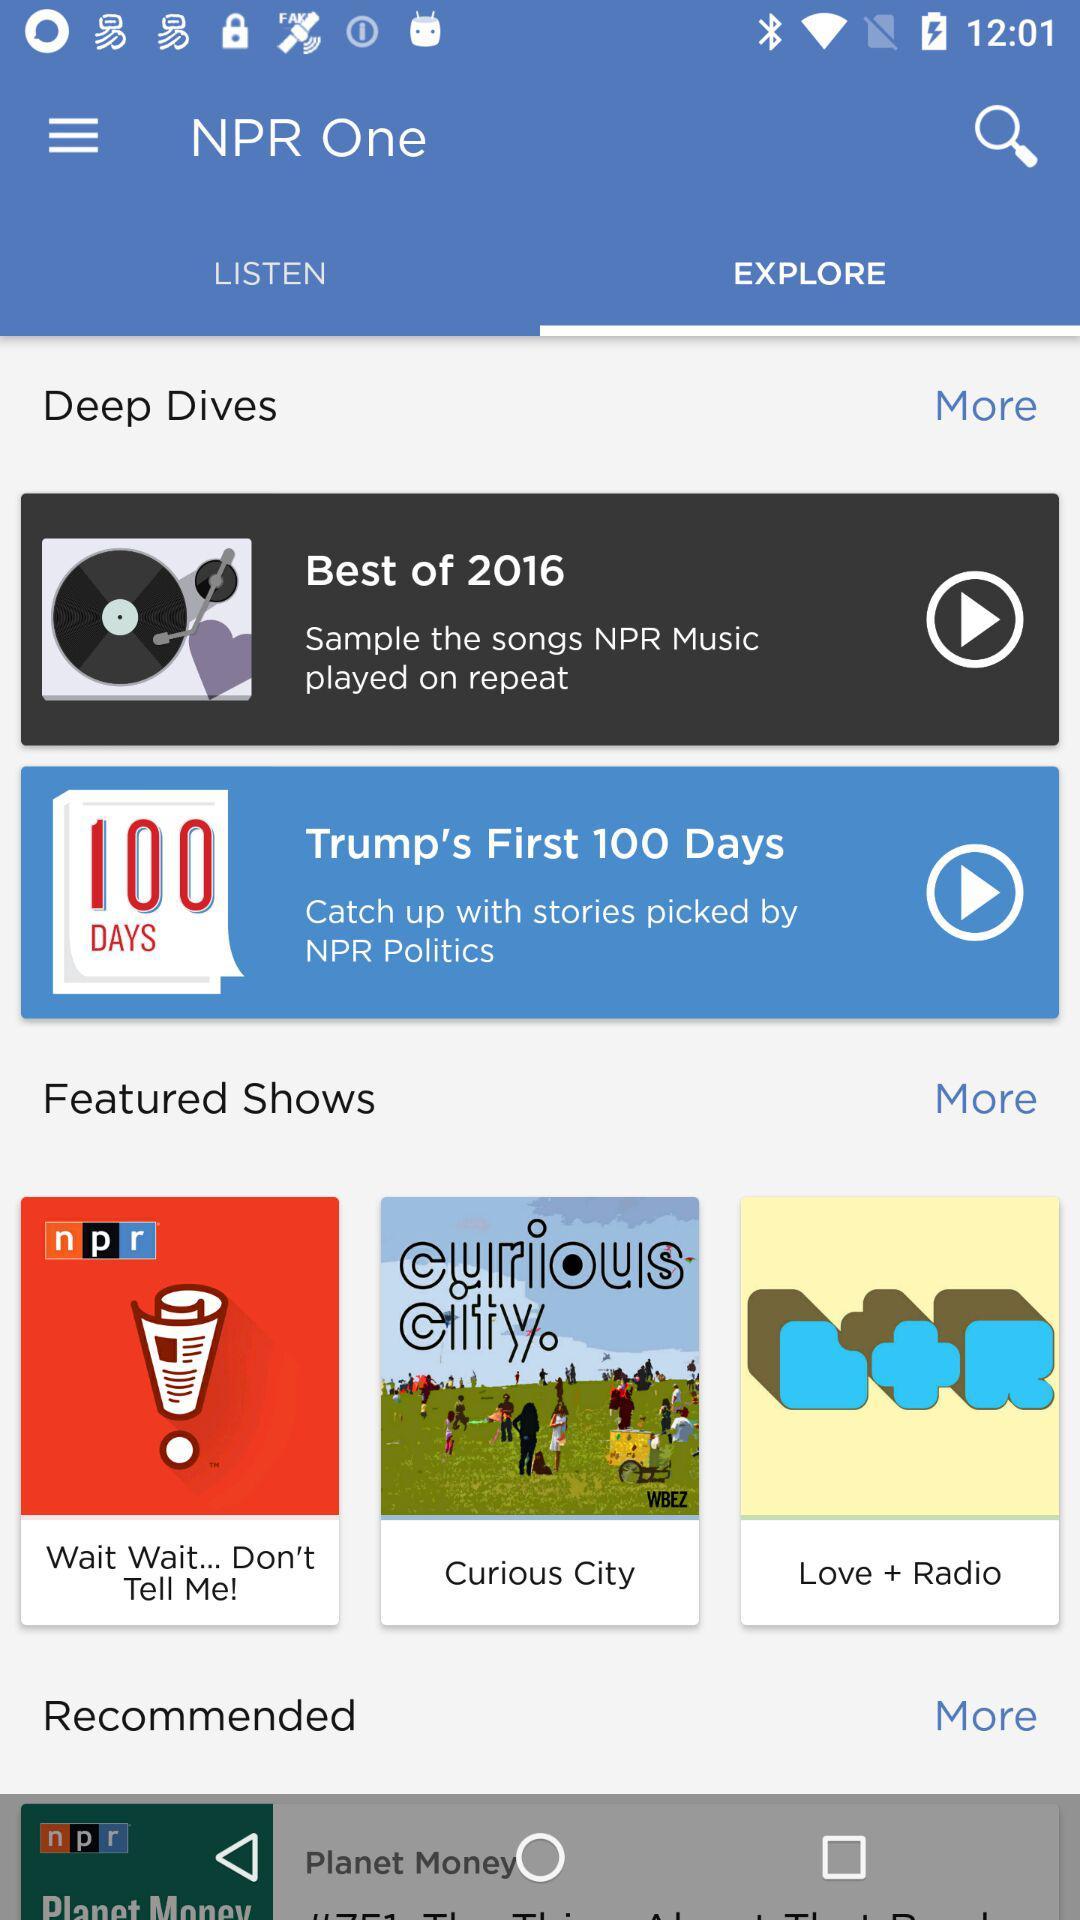 This screenshot has width=1080, height=1920. Describe the element at coordinates (145, 1860) in the screenshot. I see `item to the left of planet money item` at that location.